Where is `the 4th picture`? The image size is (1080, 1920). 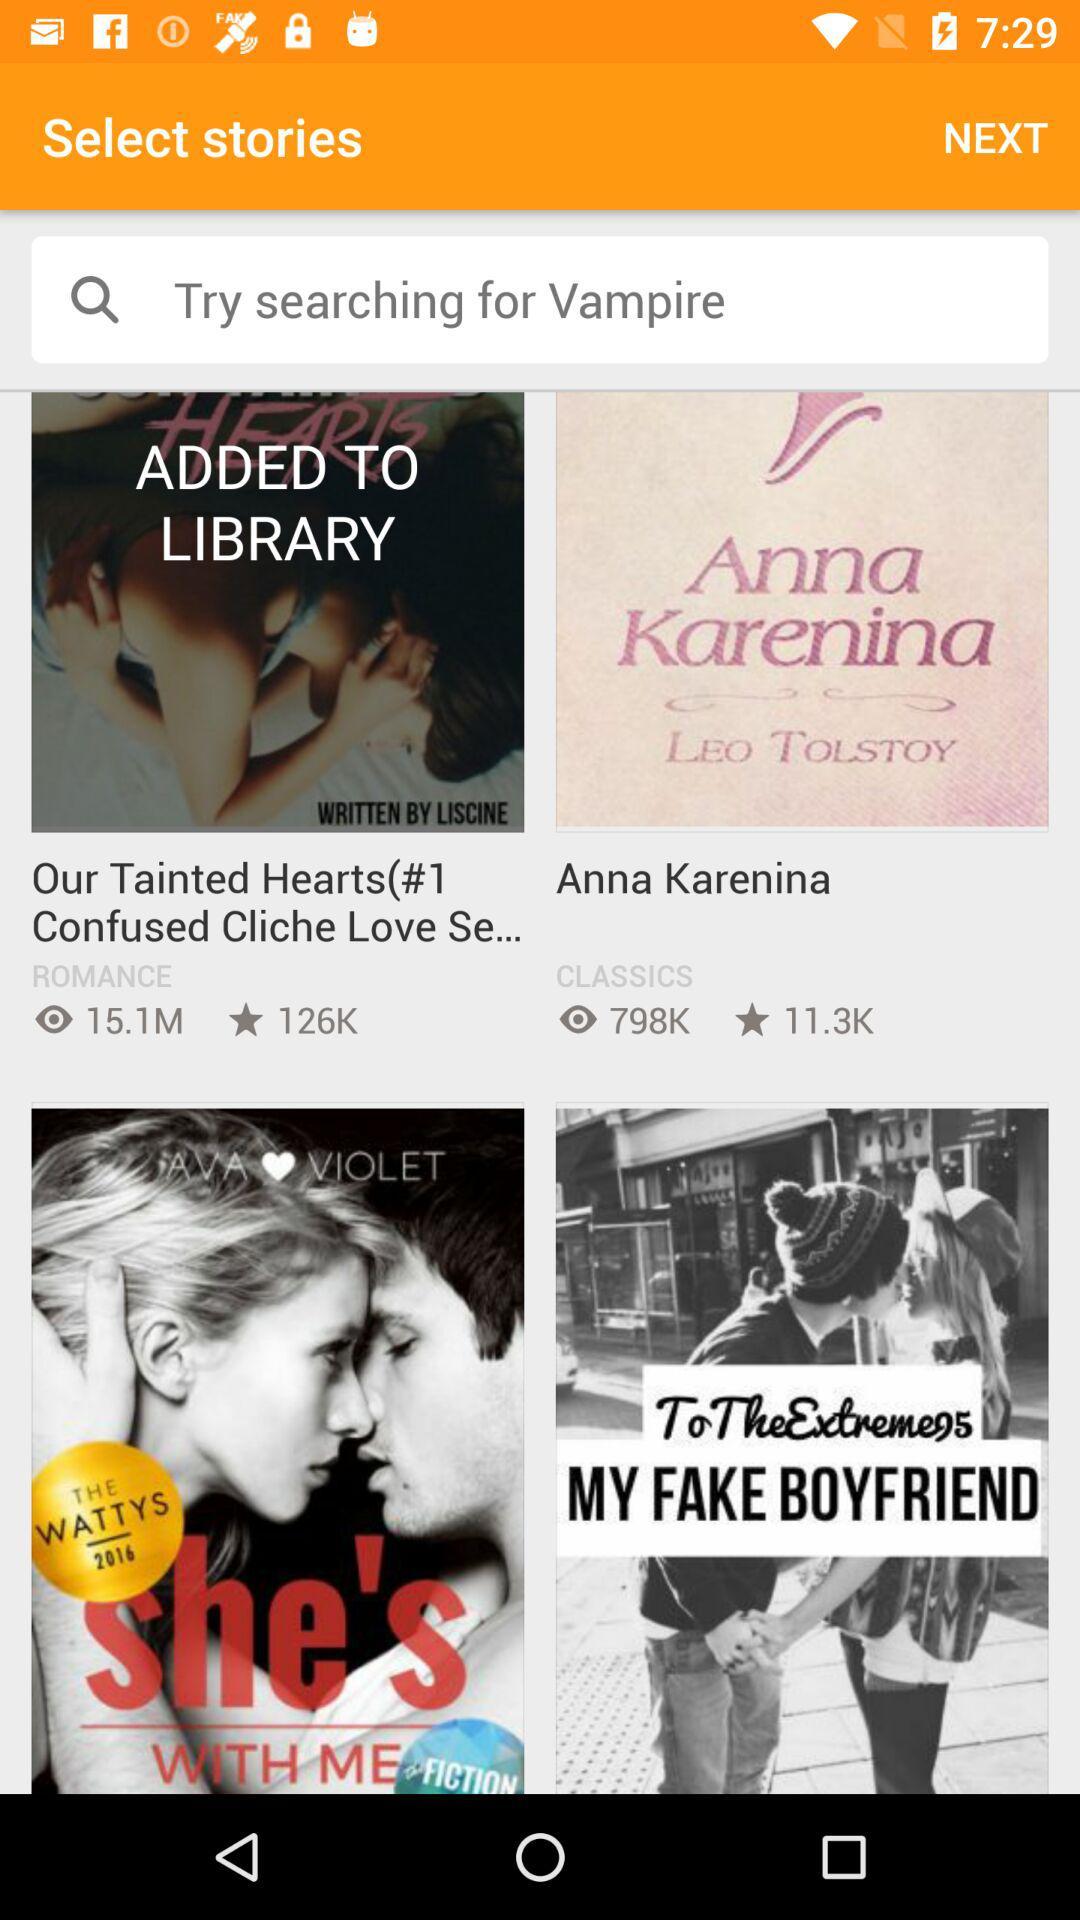 the 4th picture is located at coordinates (801, 1448).